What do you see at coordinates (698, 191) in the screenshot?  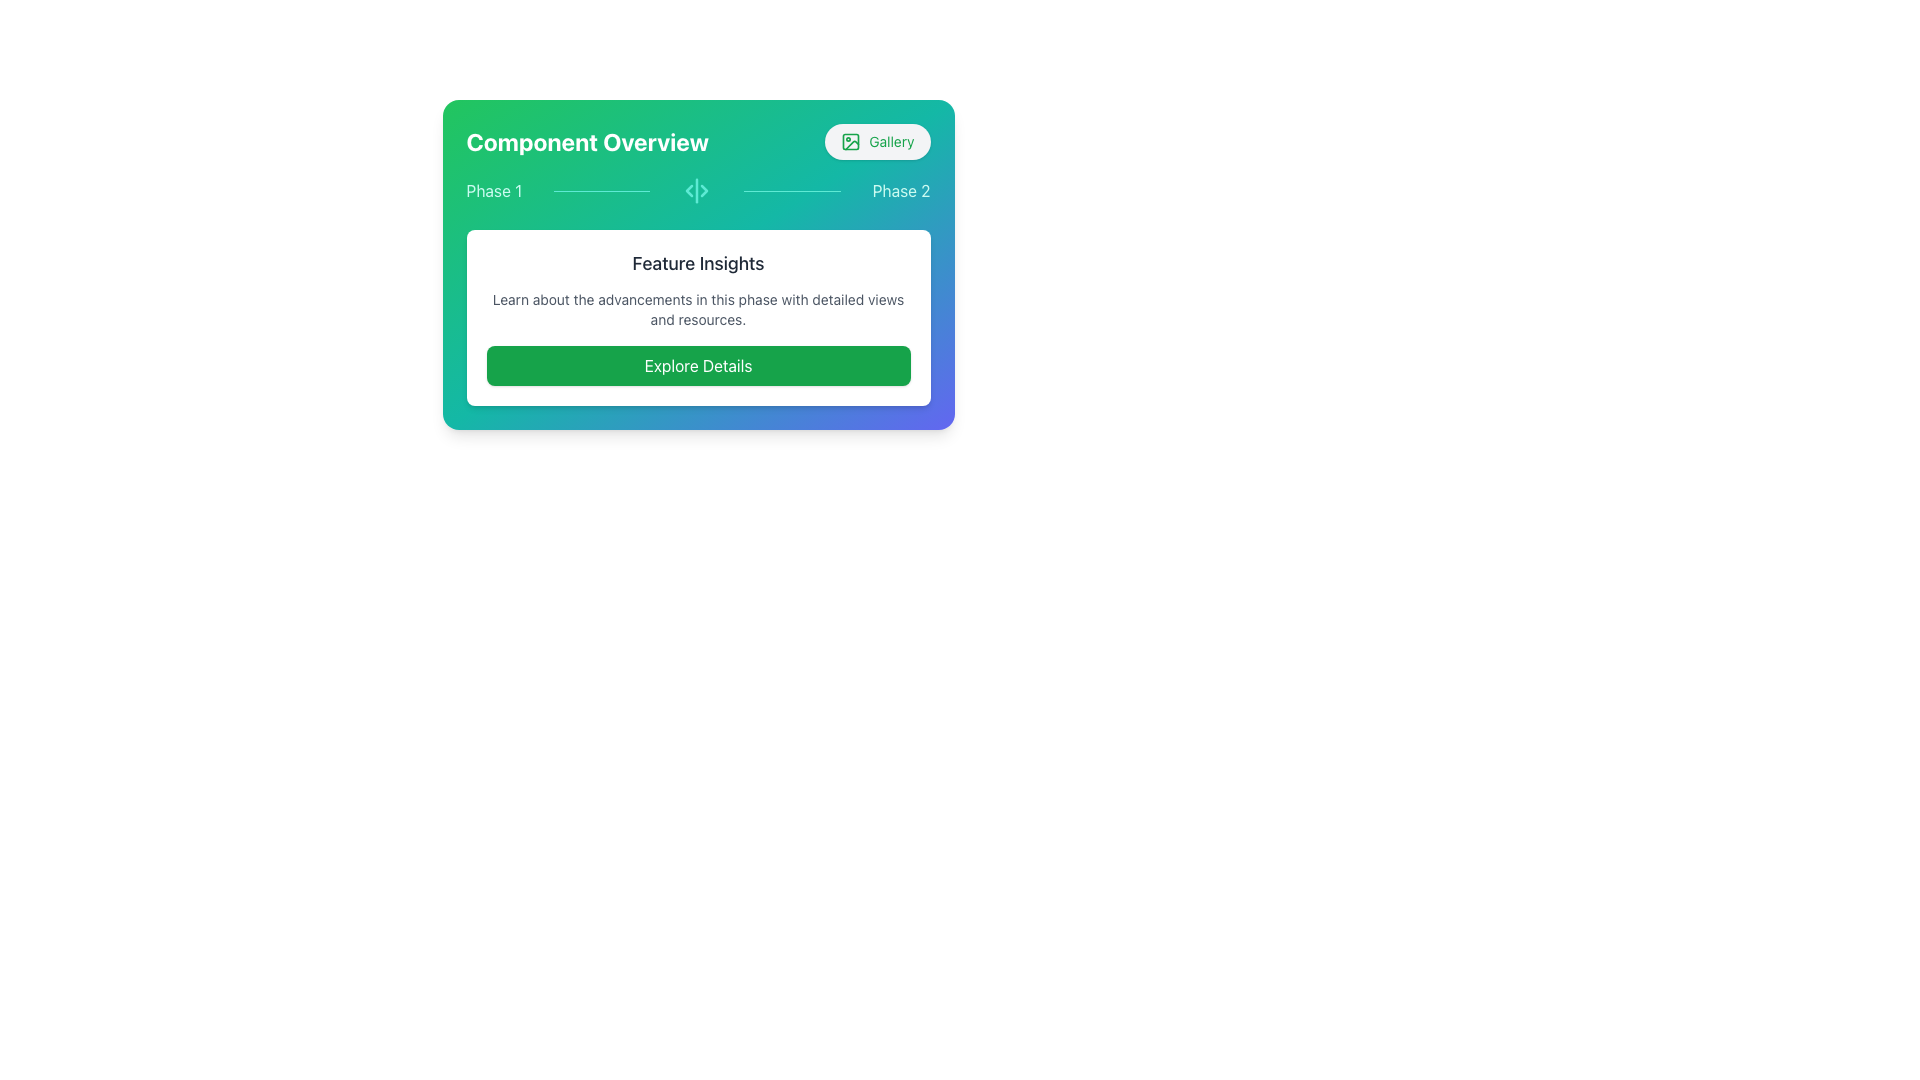 I see `the labels of the Progress Indicator located in the top-middle section of the interface, beneath 'Component Overview' and above 'Feature Insights'` at bounding box center [698, 191].